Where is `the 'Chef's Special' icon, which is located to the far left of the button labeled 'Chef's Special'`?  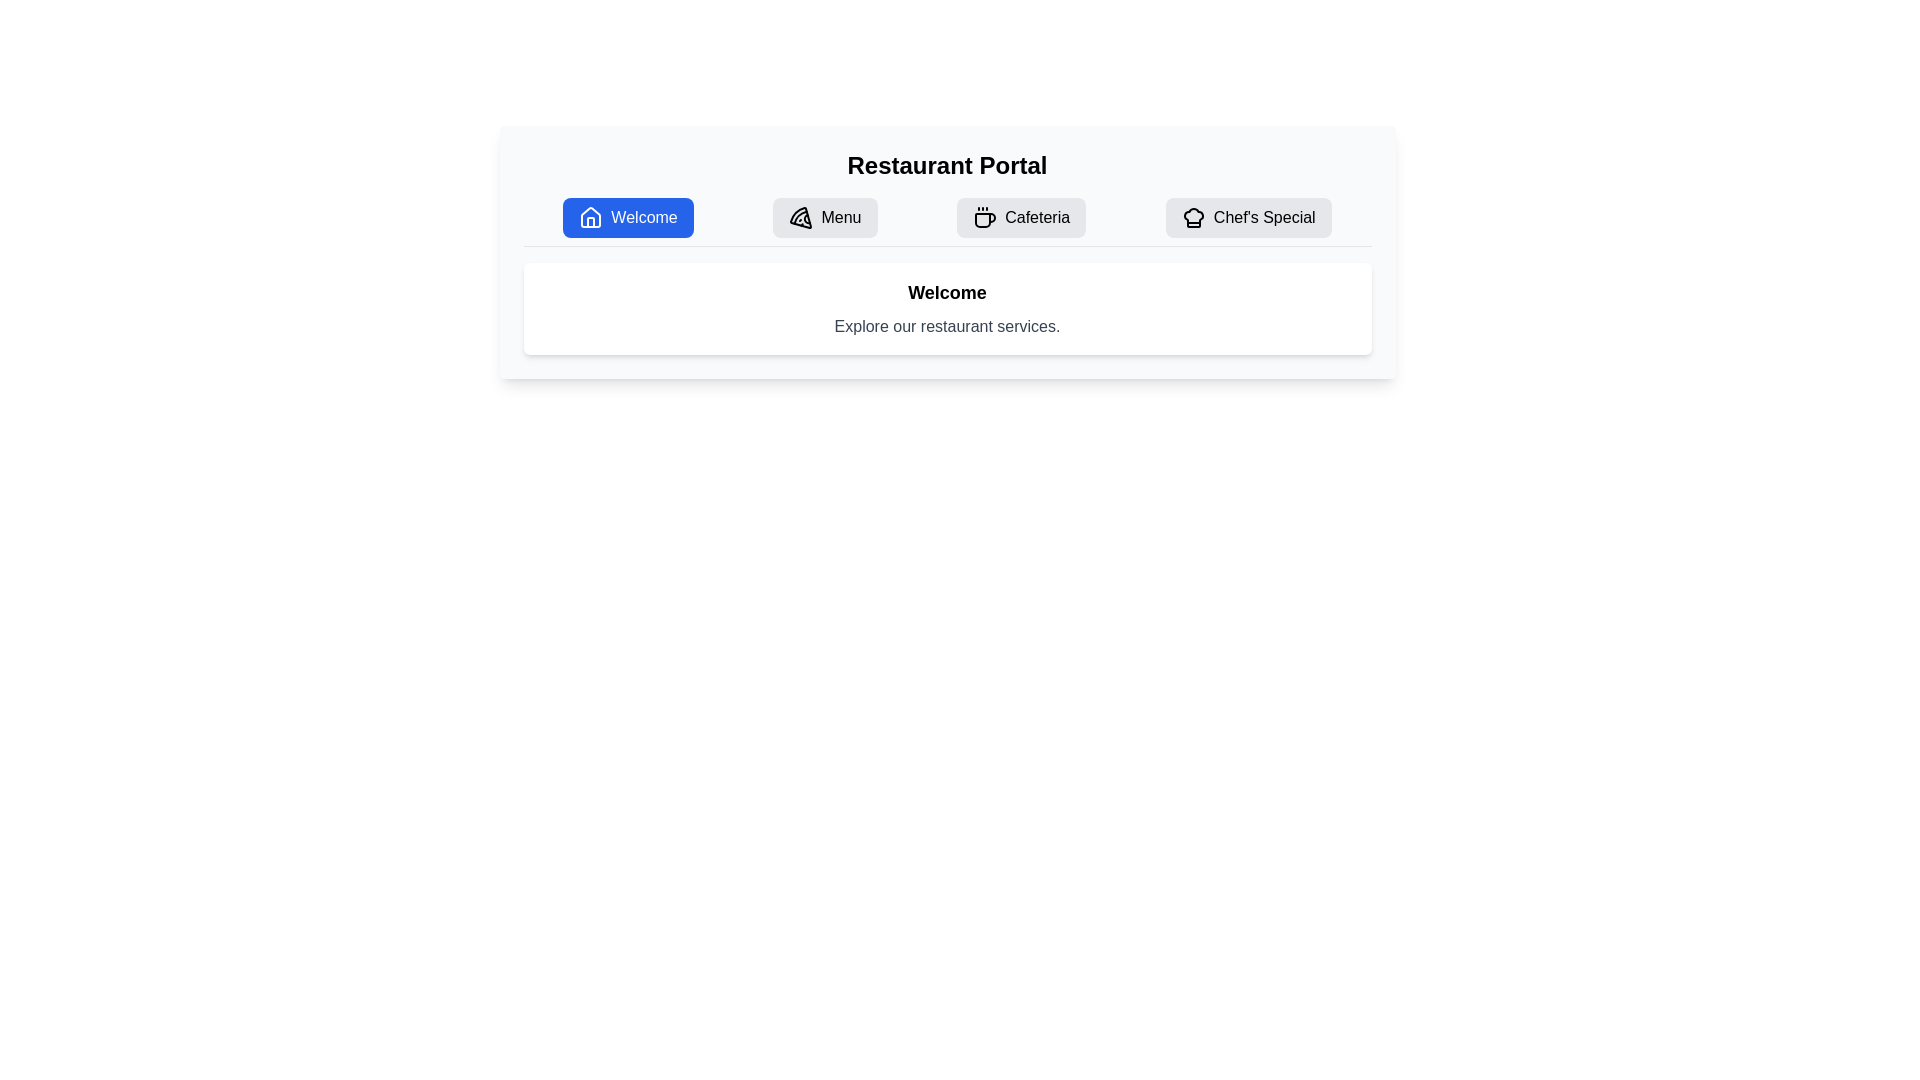 the 'Chef's Special' icon, which is located to the far left of the button labeled 'Chef's Special' is located at coordinates (1193, 218).